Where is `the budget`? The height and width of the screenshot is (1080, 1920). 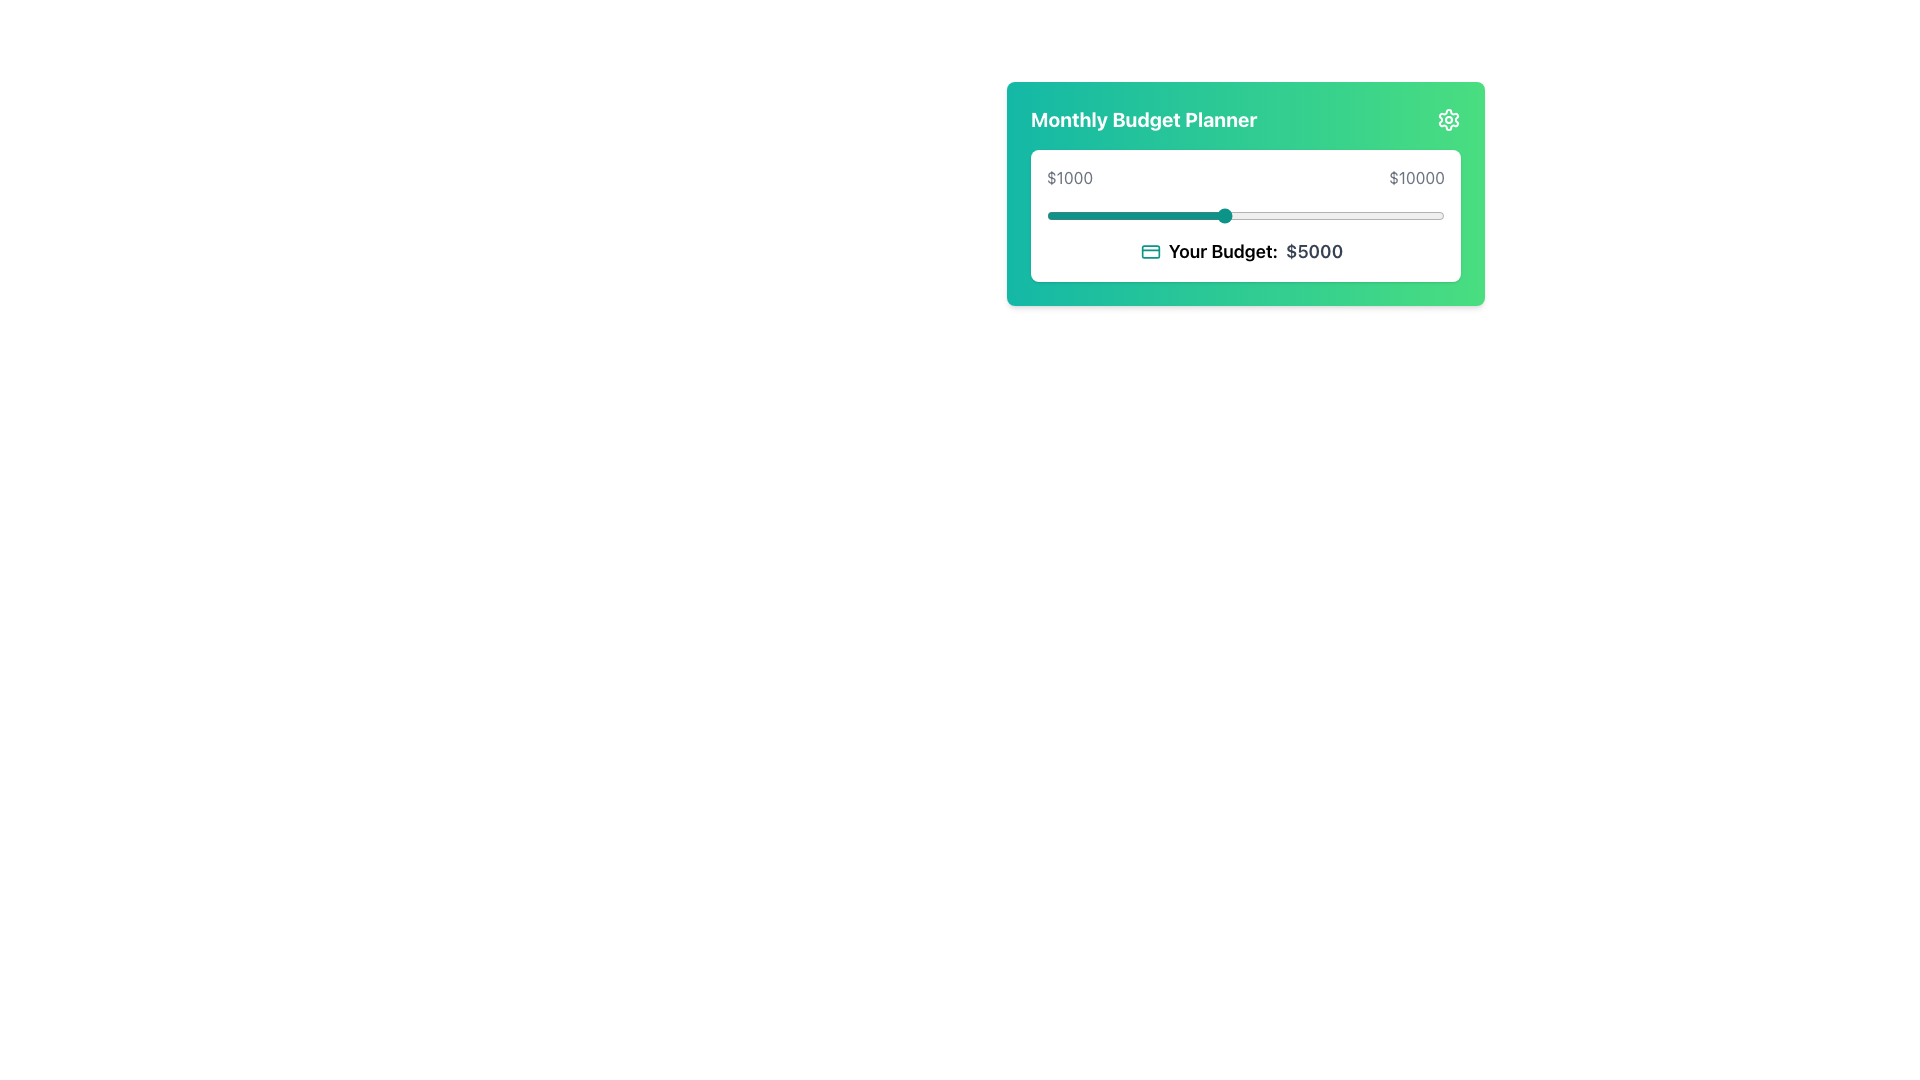 the budget is located at coordinates (1200, 216).